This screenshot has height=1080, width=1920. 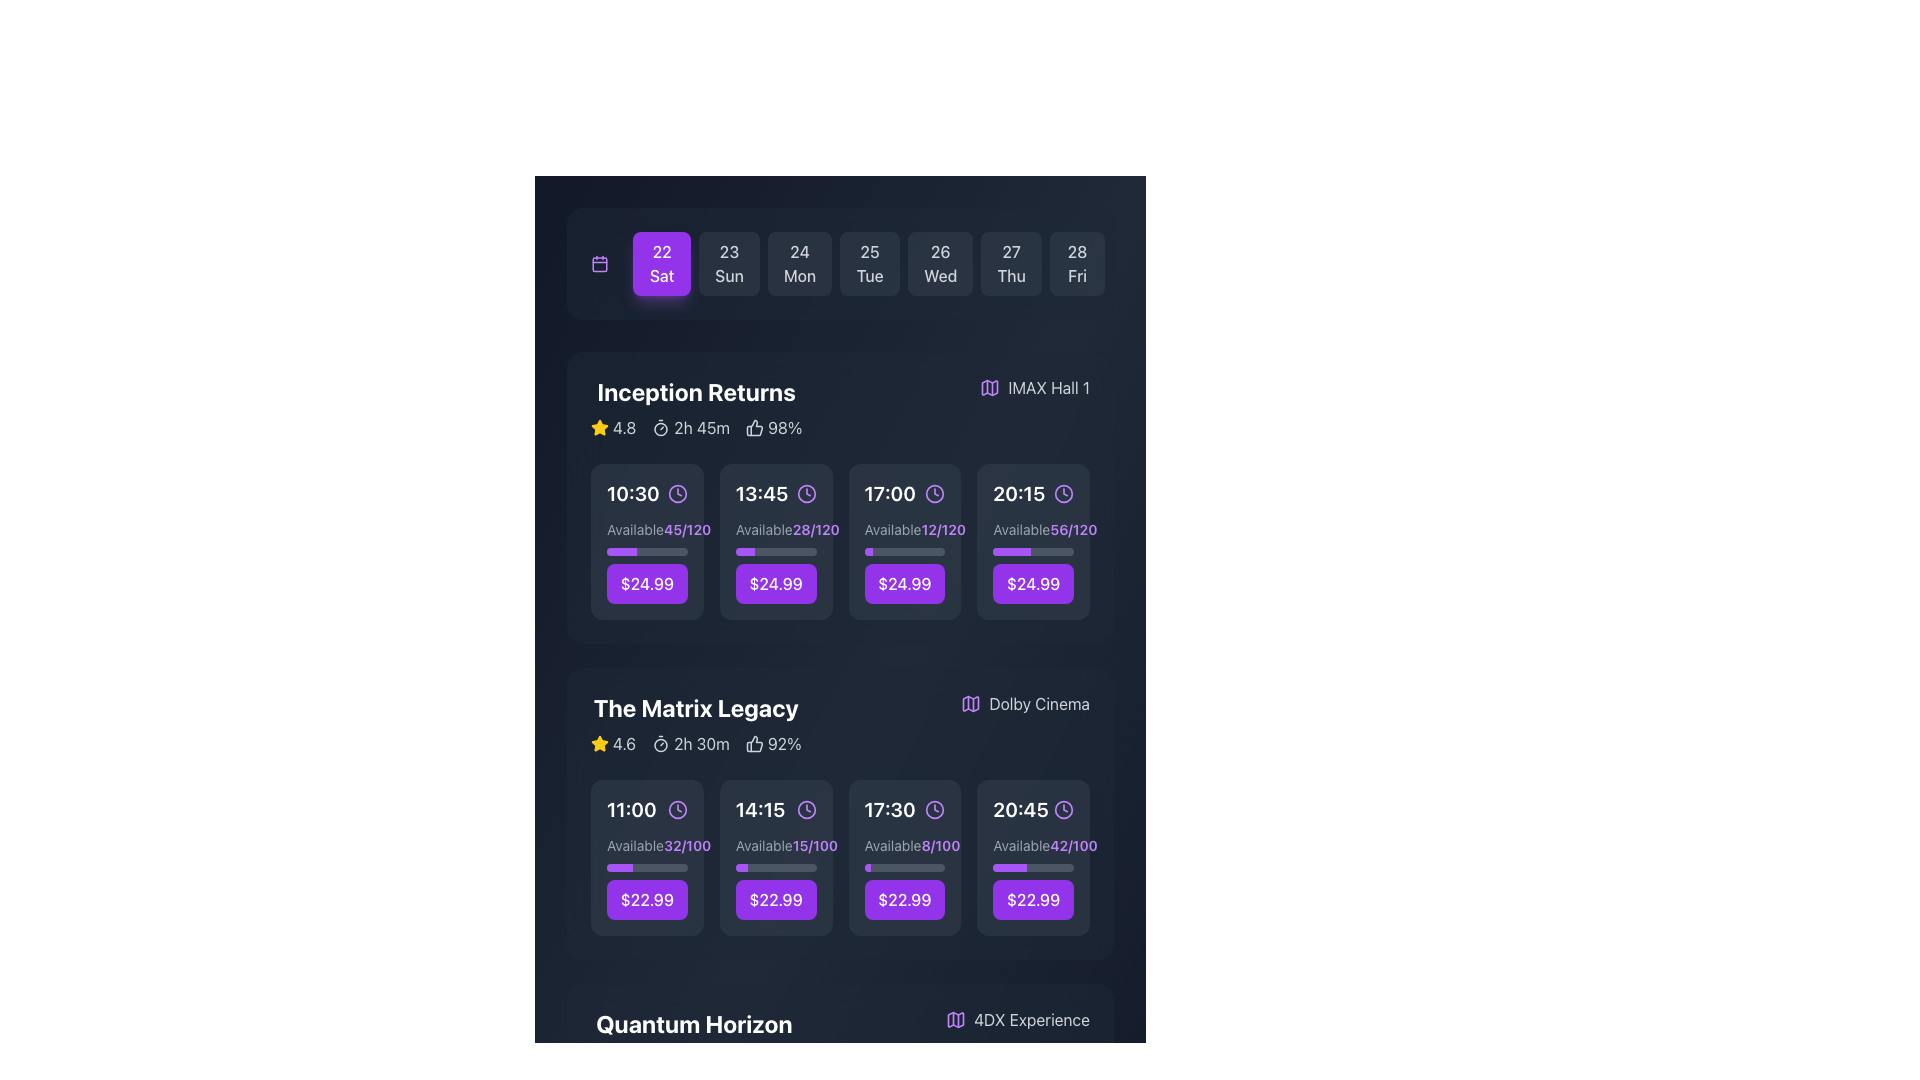 What do you see at coordinates (870, 262) in the screenshot?
I see `the date selection button labeled '25 Tue' with a dark gray background` at bounding box center [870, 262].